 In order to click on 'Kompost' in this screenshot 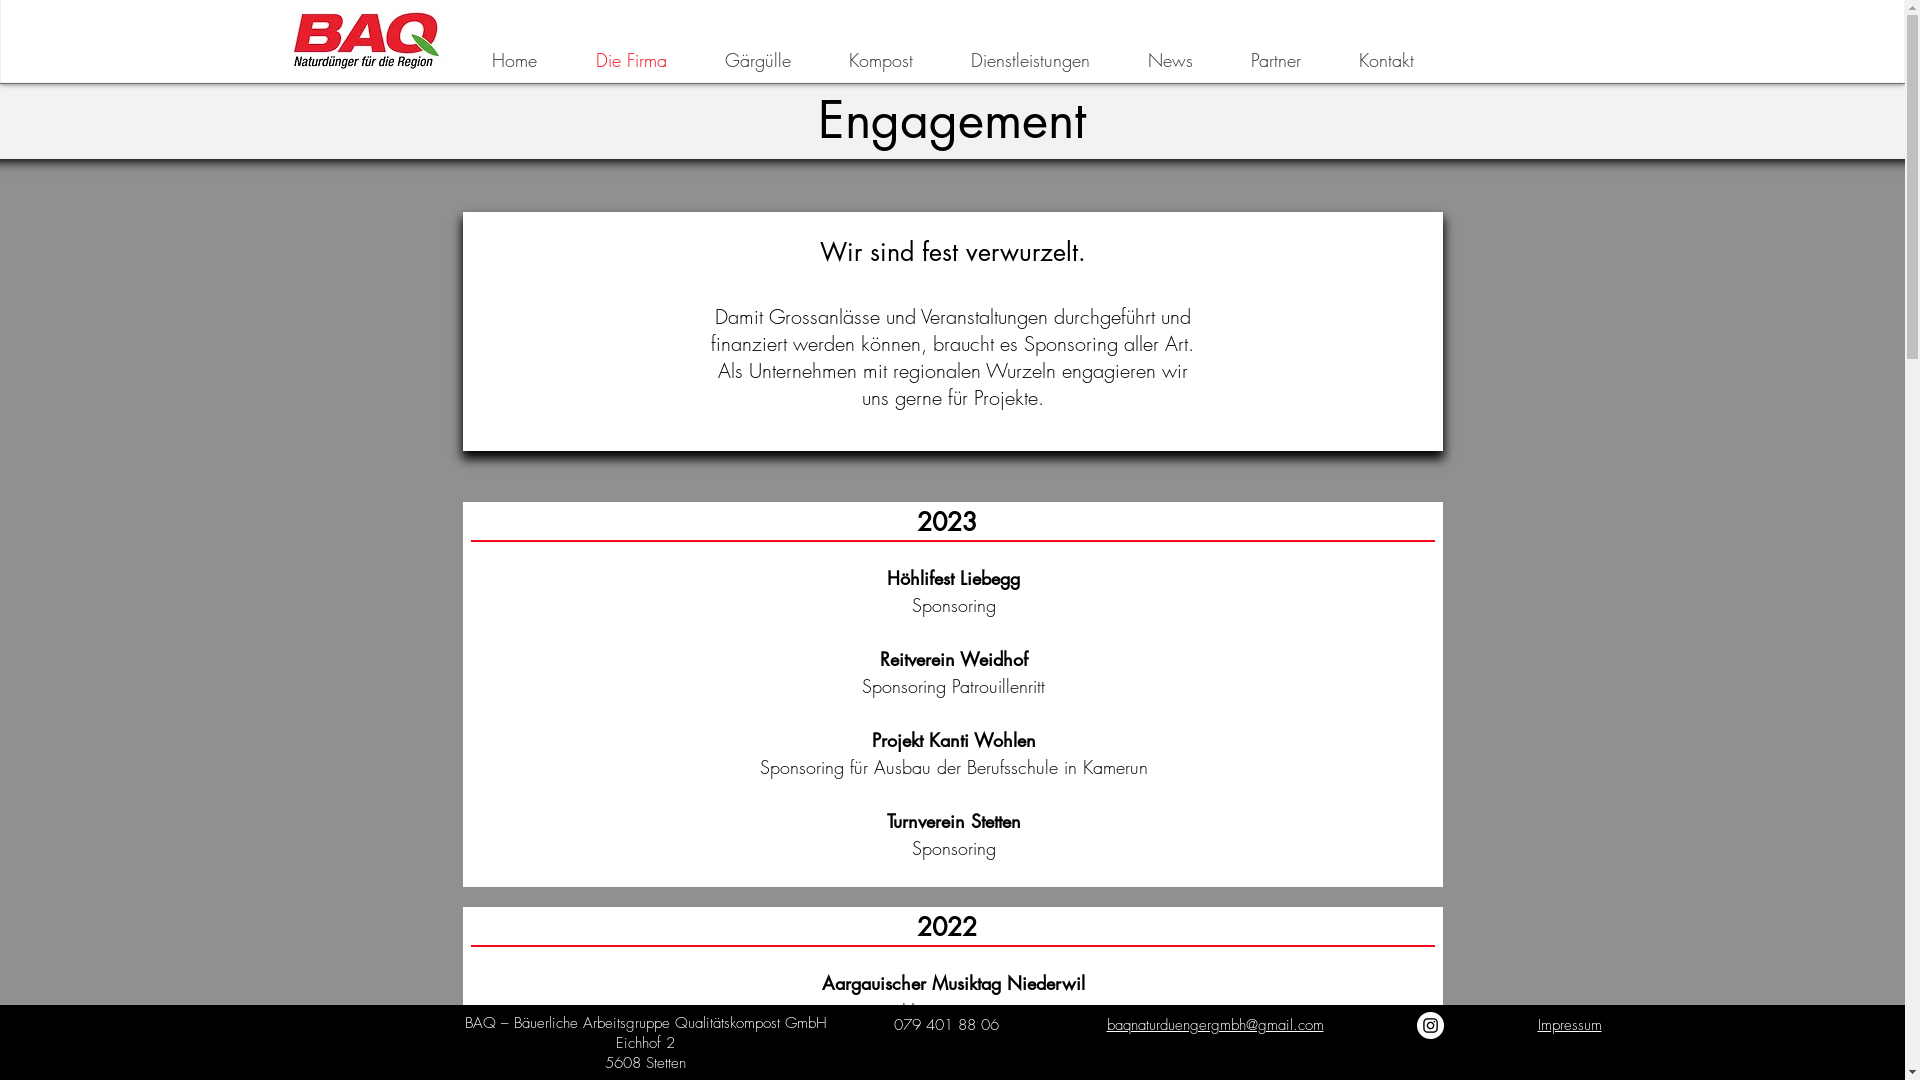, I will do `click(880, 59)`.